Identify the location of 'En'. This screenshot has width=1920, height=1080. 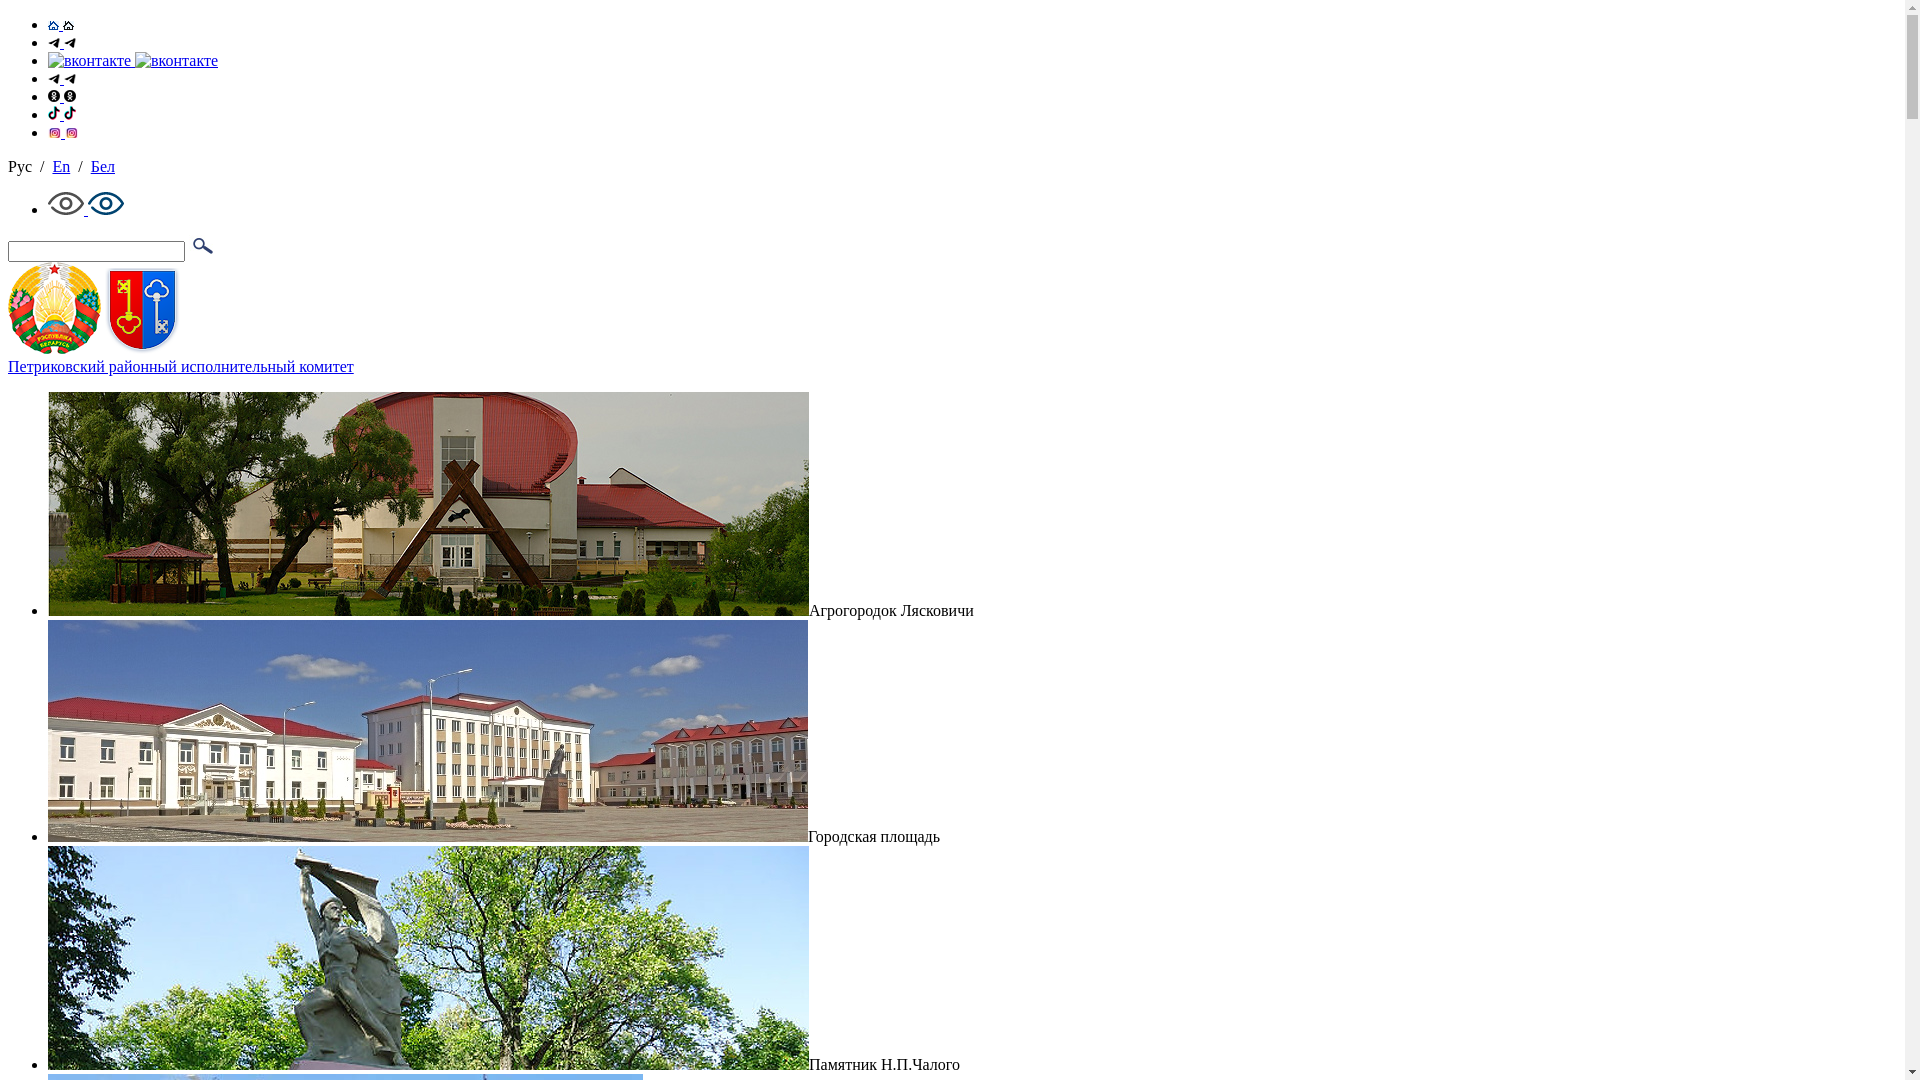
(61, 165).